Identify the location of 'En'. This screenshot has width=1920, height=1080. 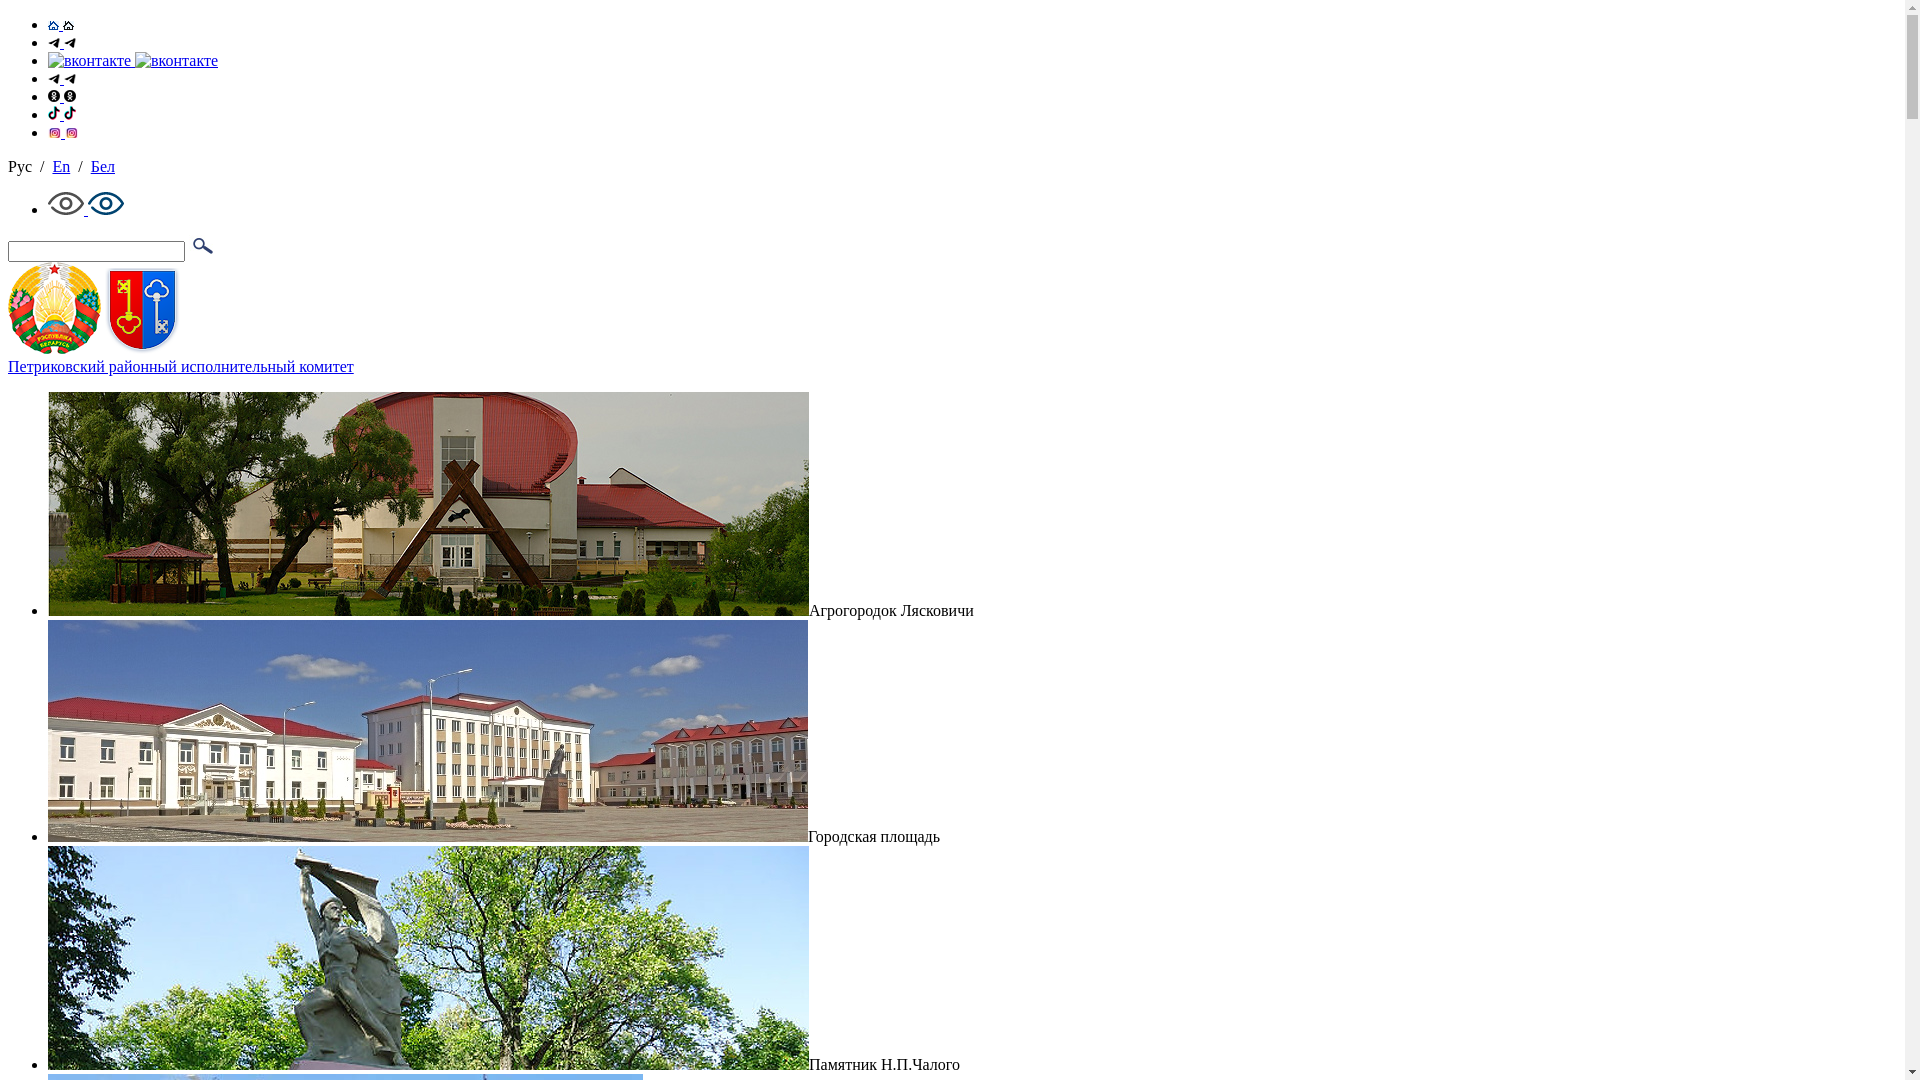
(61, 165).